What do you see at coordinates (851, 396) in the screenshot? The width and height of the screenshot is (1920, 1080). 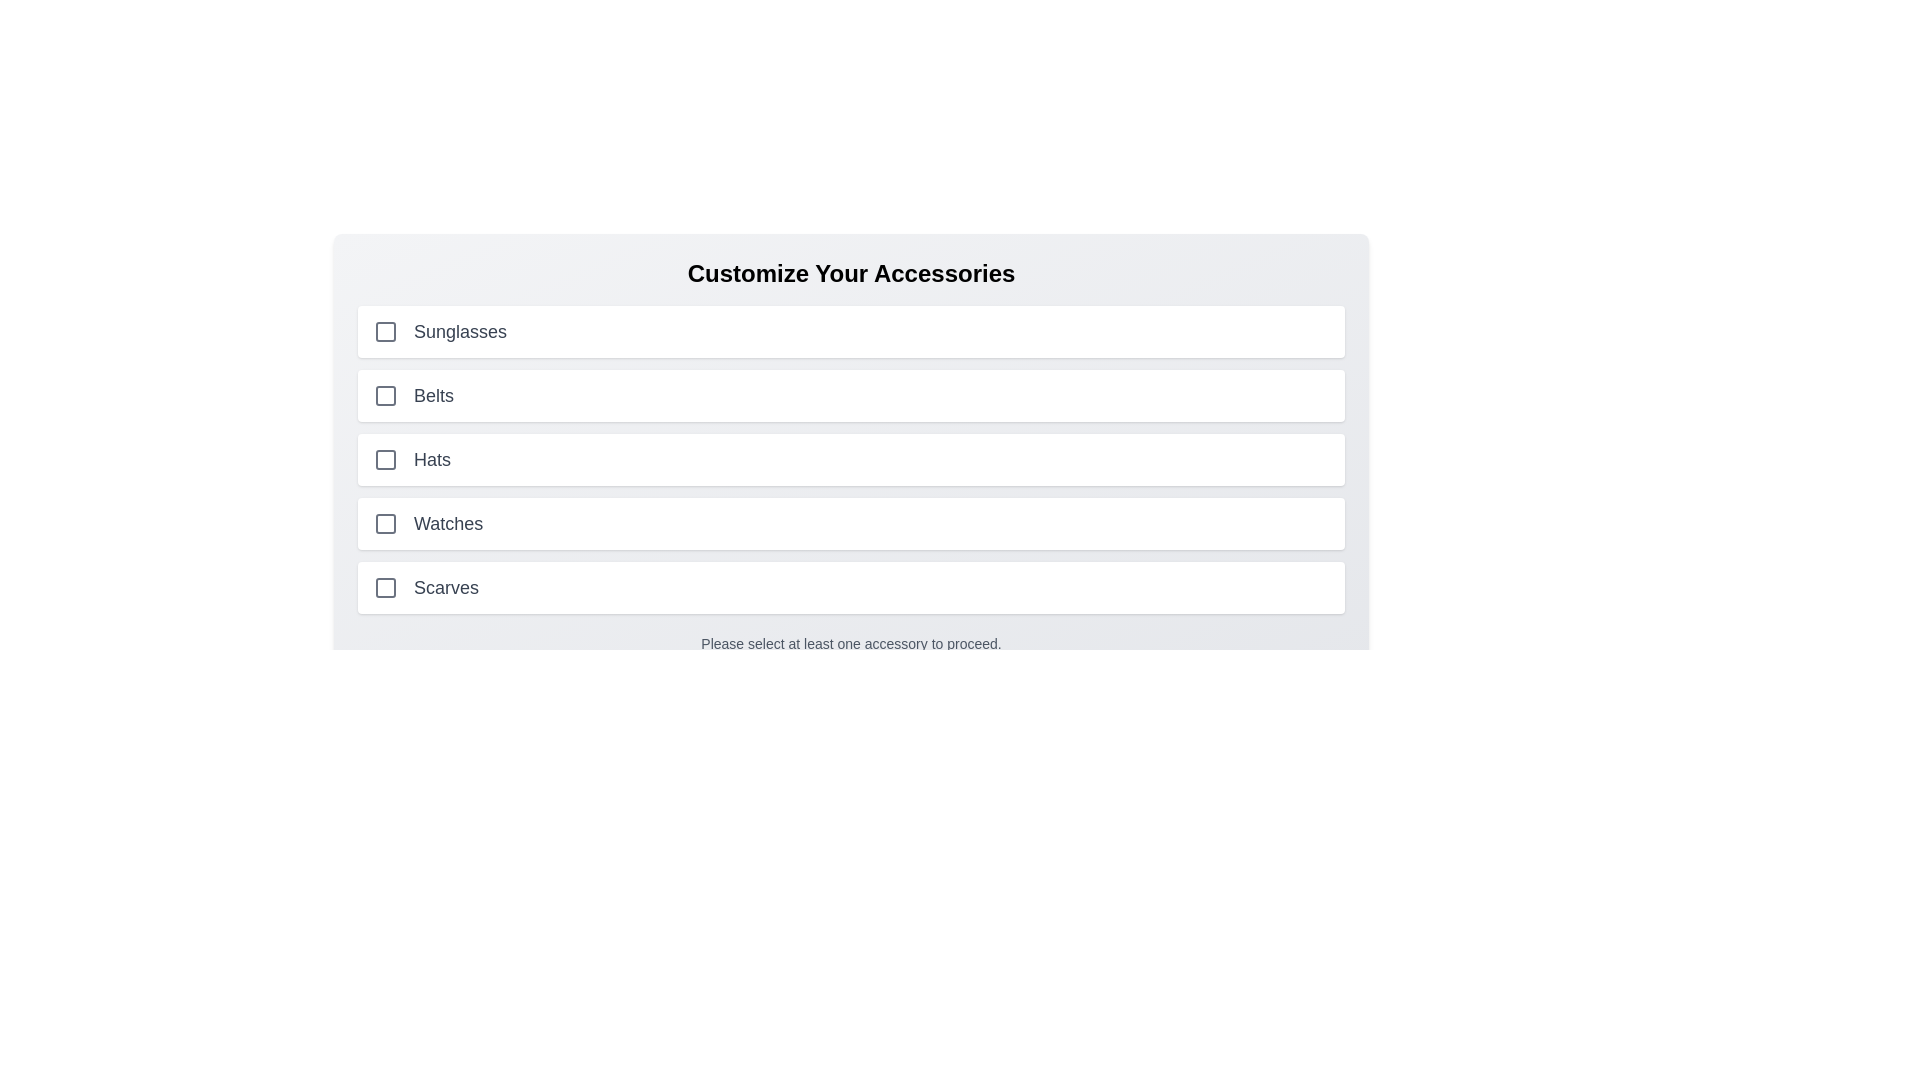 I see `the checkbox in the list item labeled 'Belts'` at bounding box center [851, 396].